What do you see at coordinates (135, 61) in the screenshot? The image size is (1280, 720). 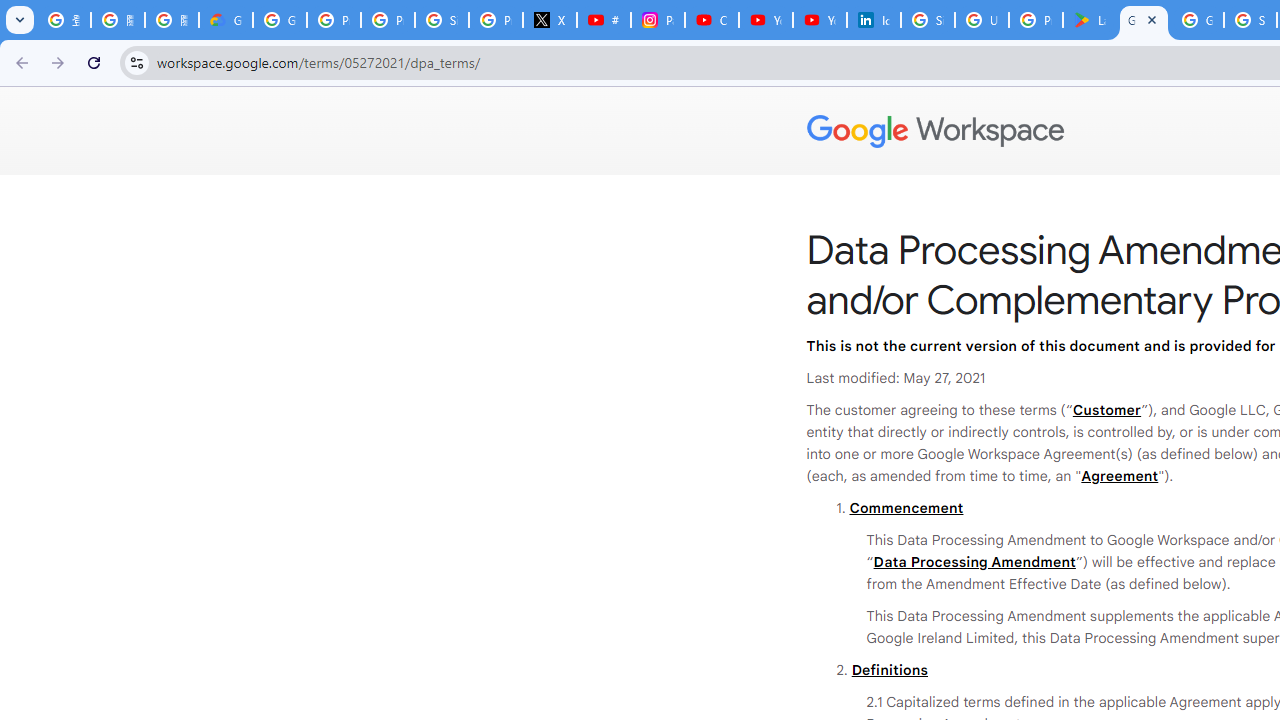 I see `'View site information'` at bounding box center [135, 61].